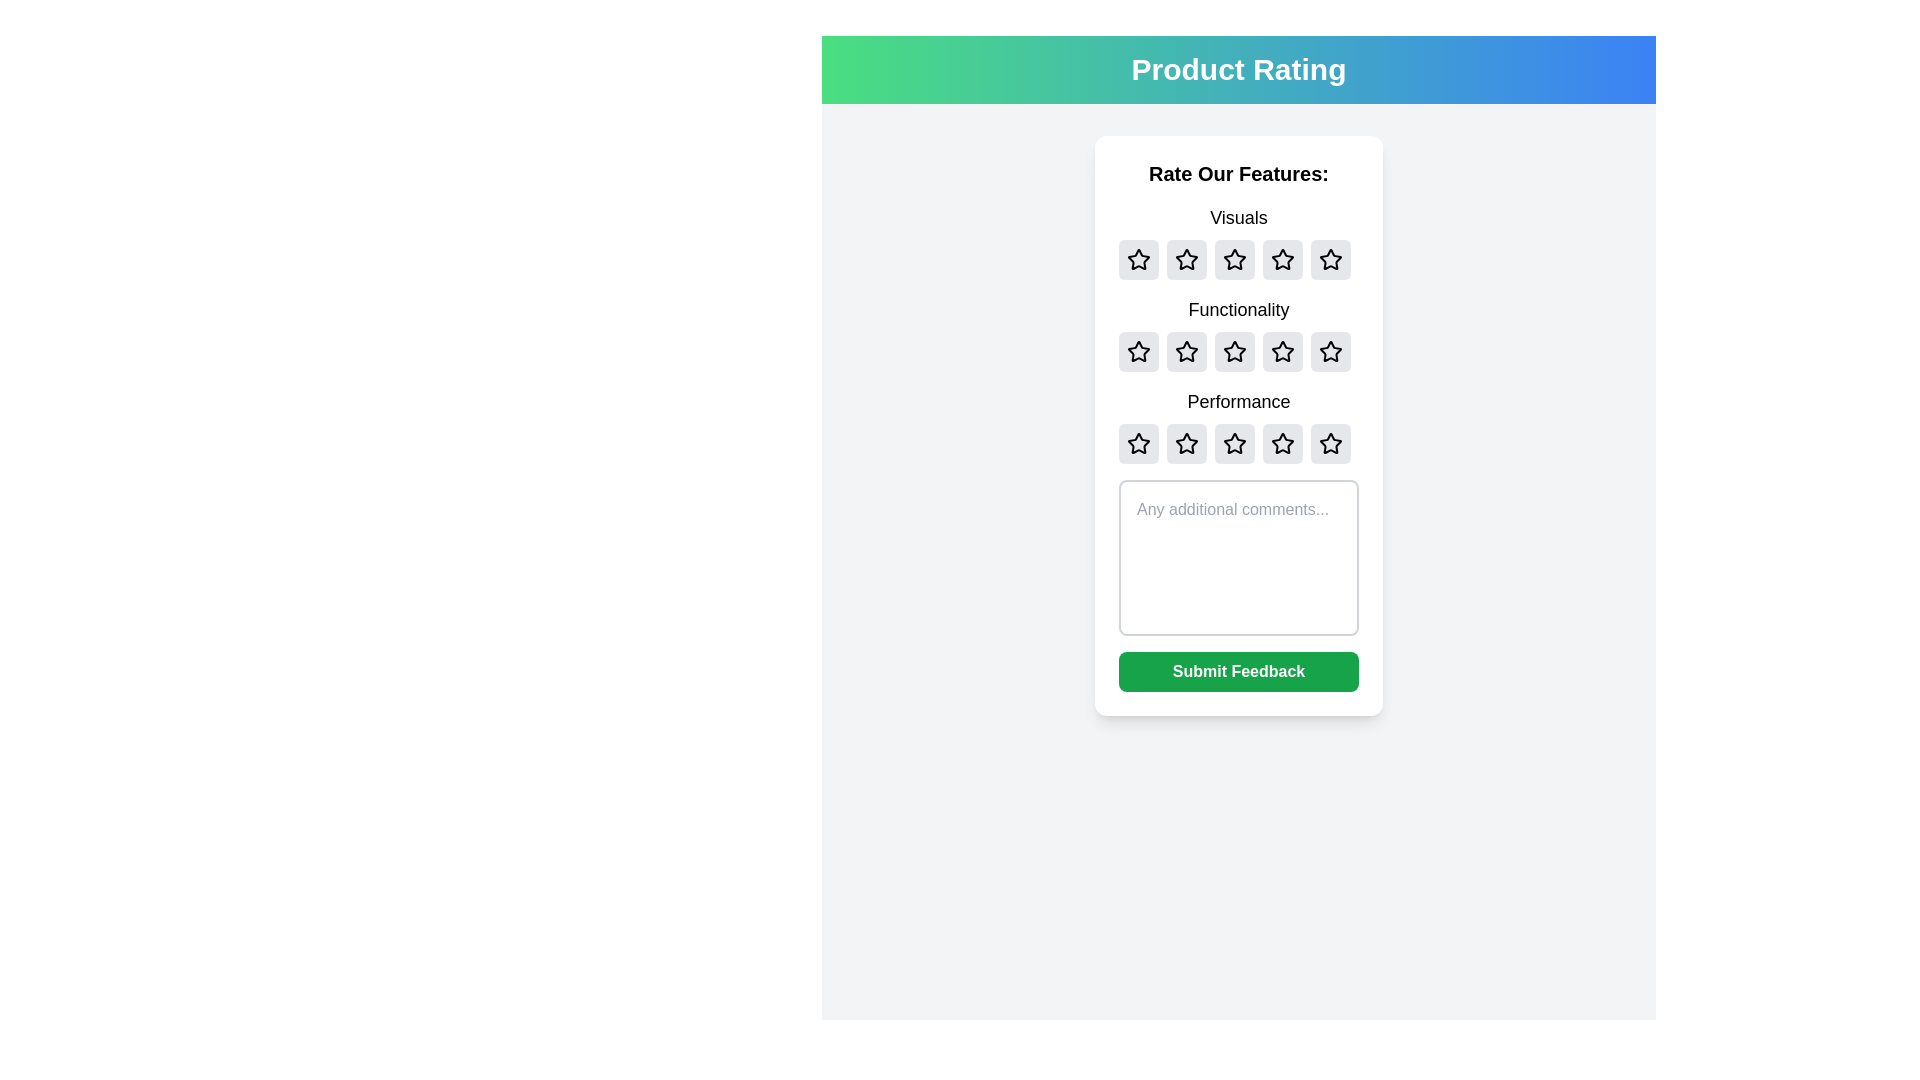  What do you see at coordinates (1237, 350) in the screenshot?
I see `the third star icon in the row of five stars under the 'Functionality' label in the 'Rate Our Features' section` at bounding box center [1237, 350].